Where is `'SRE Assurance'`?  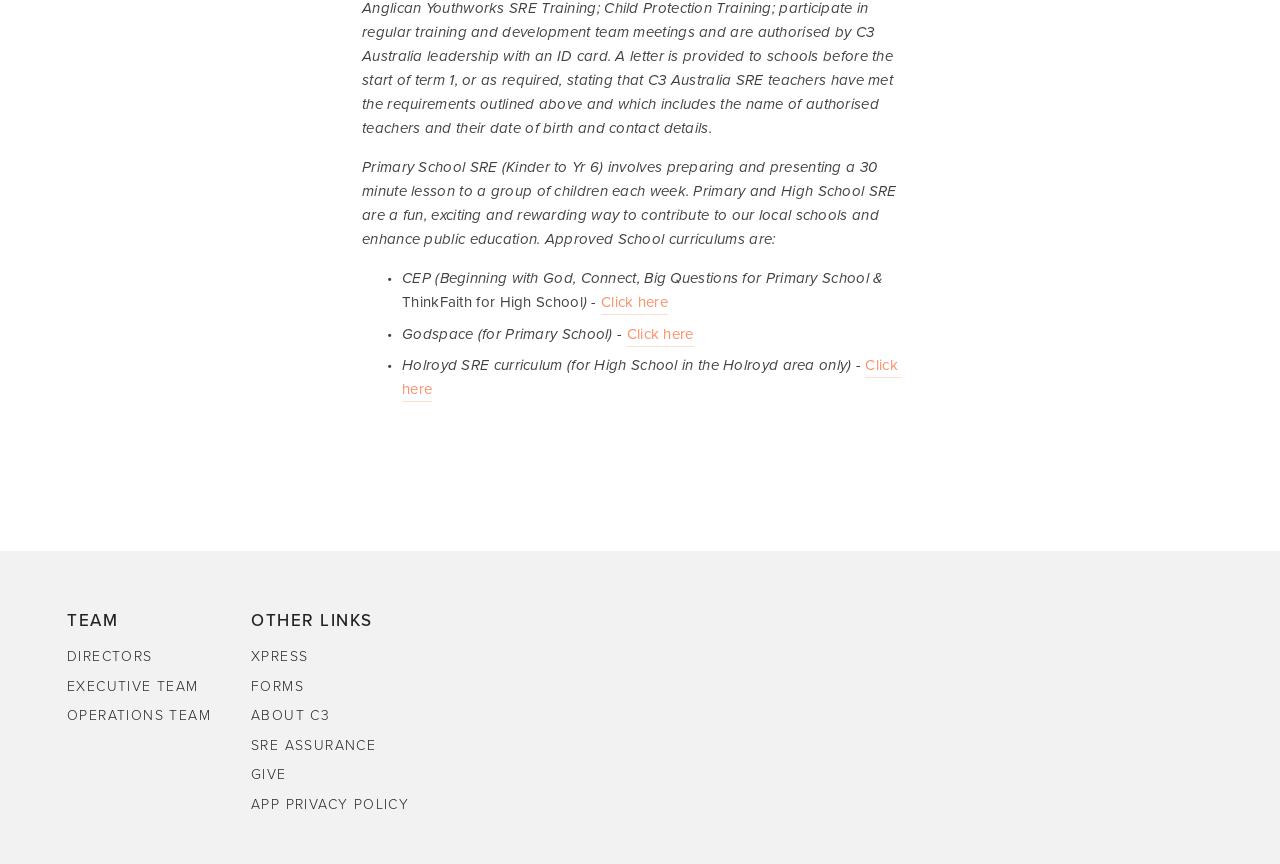 'SRE Assurance' is located at coordinates (250, 744).